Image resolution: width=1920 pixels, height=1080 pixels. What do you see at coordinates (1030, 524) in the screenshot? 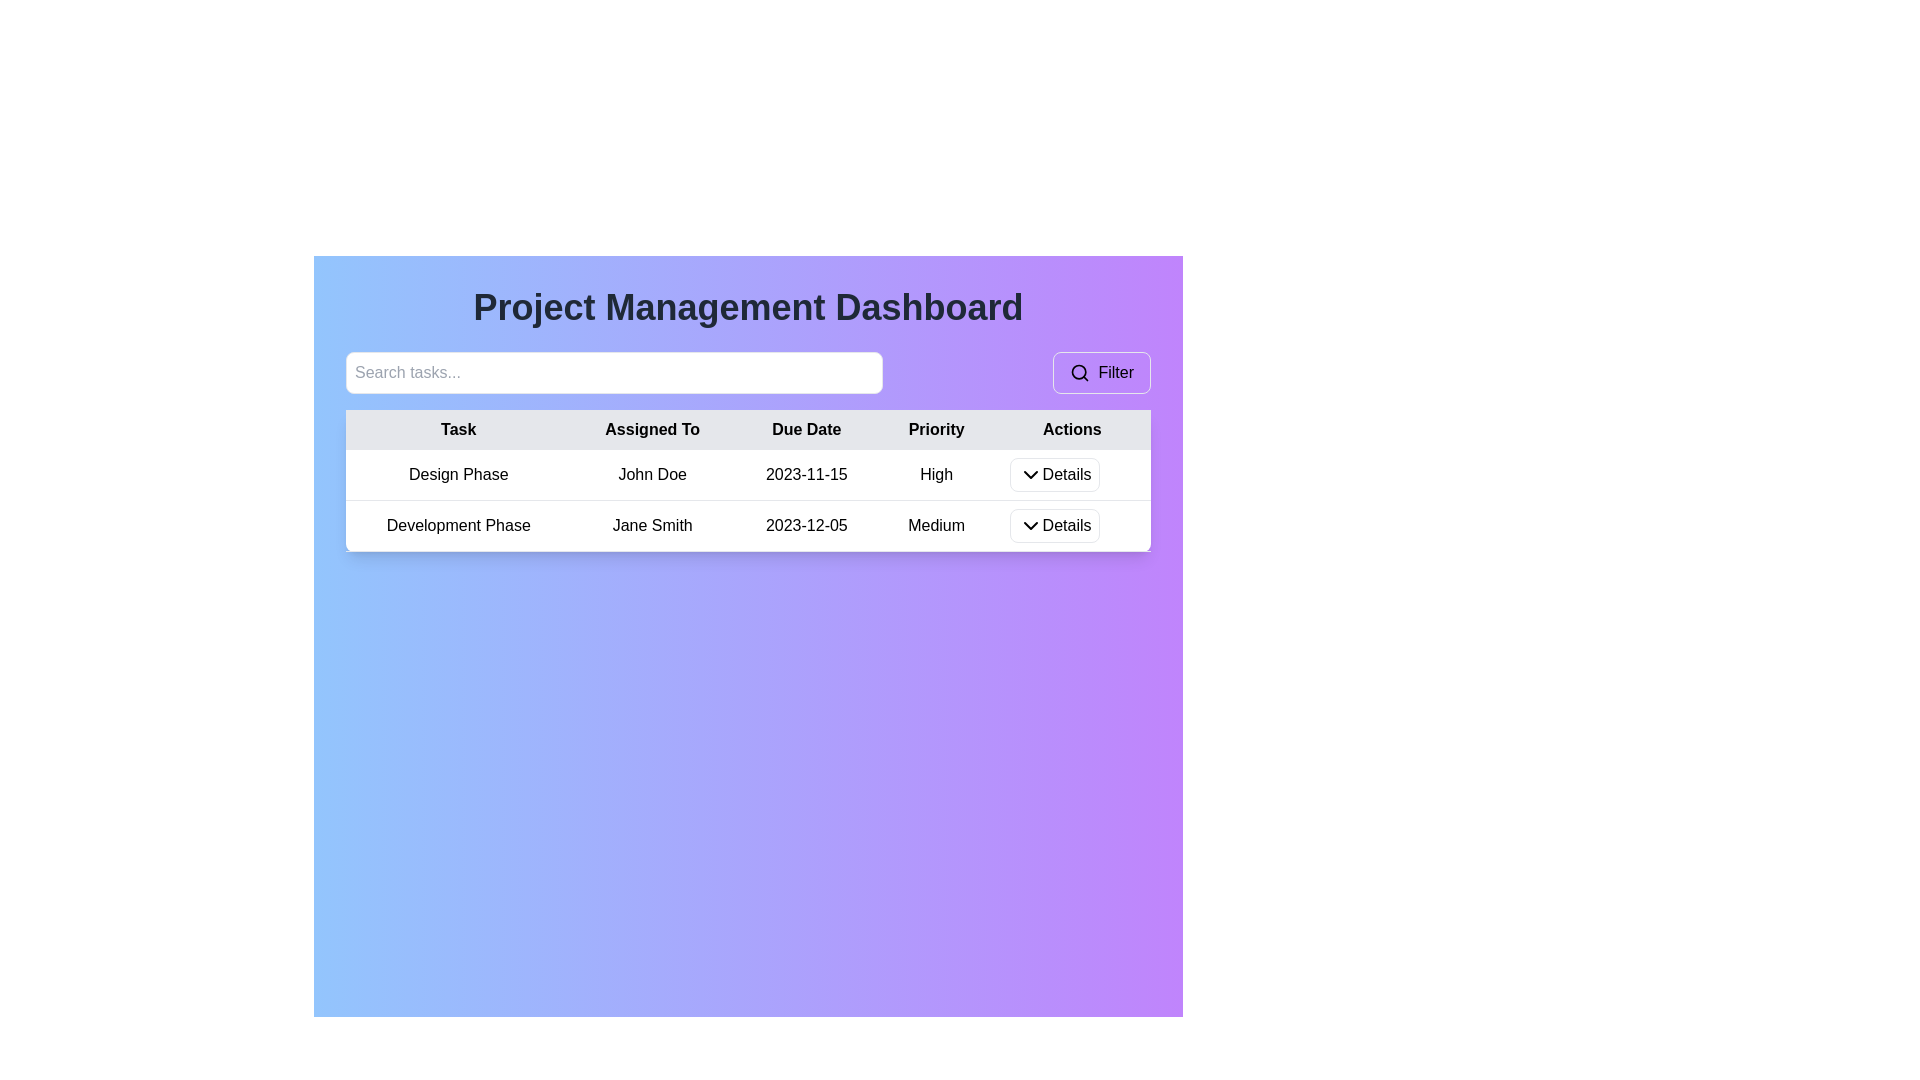
I see `the Chevron Down icon located within the second 'Details' button in the Actions column of the second row in the table` at bounding box center [1030, 524].